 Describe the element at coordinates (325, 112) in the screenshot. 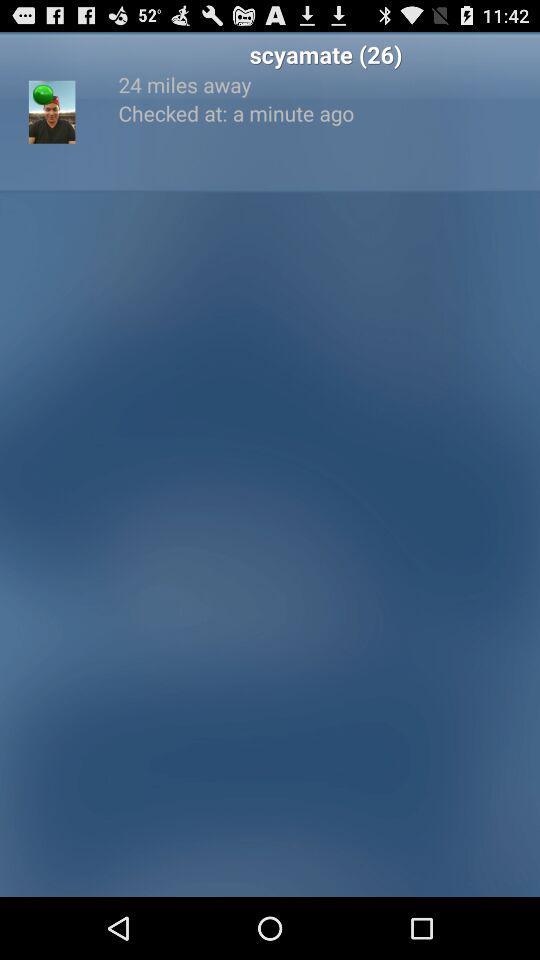

I see `app below 24 miles away app` at that location.